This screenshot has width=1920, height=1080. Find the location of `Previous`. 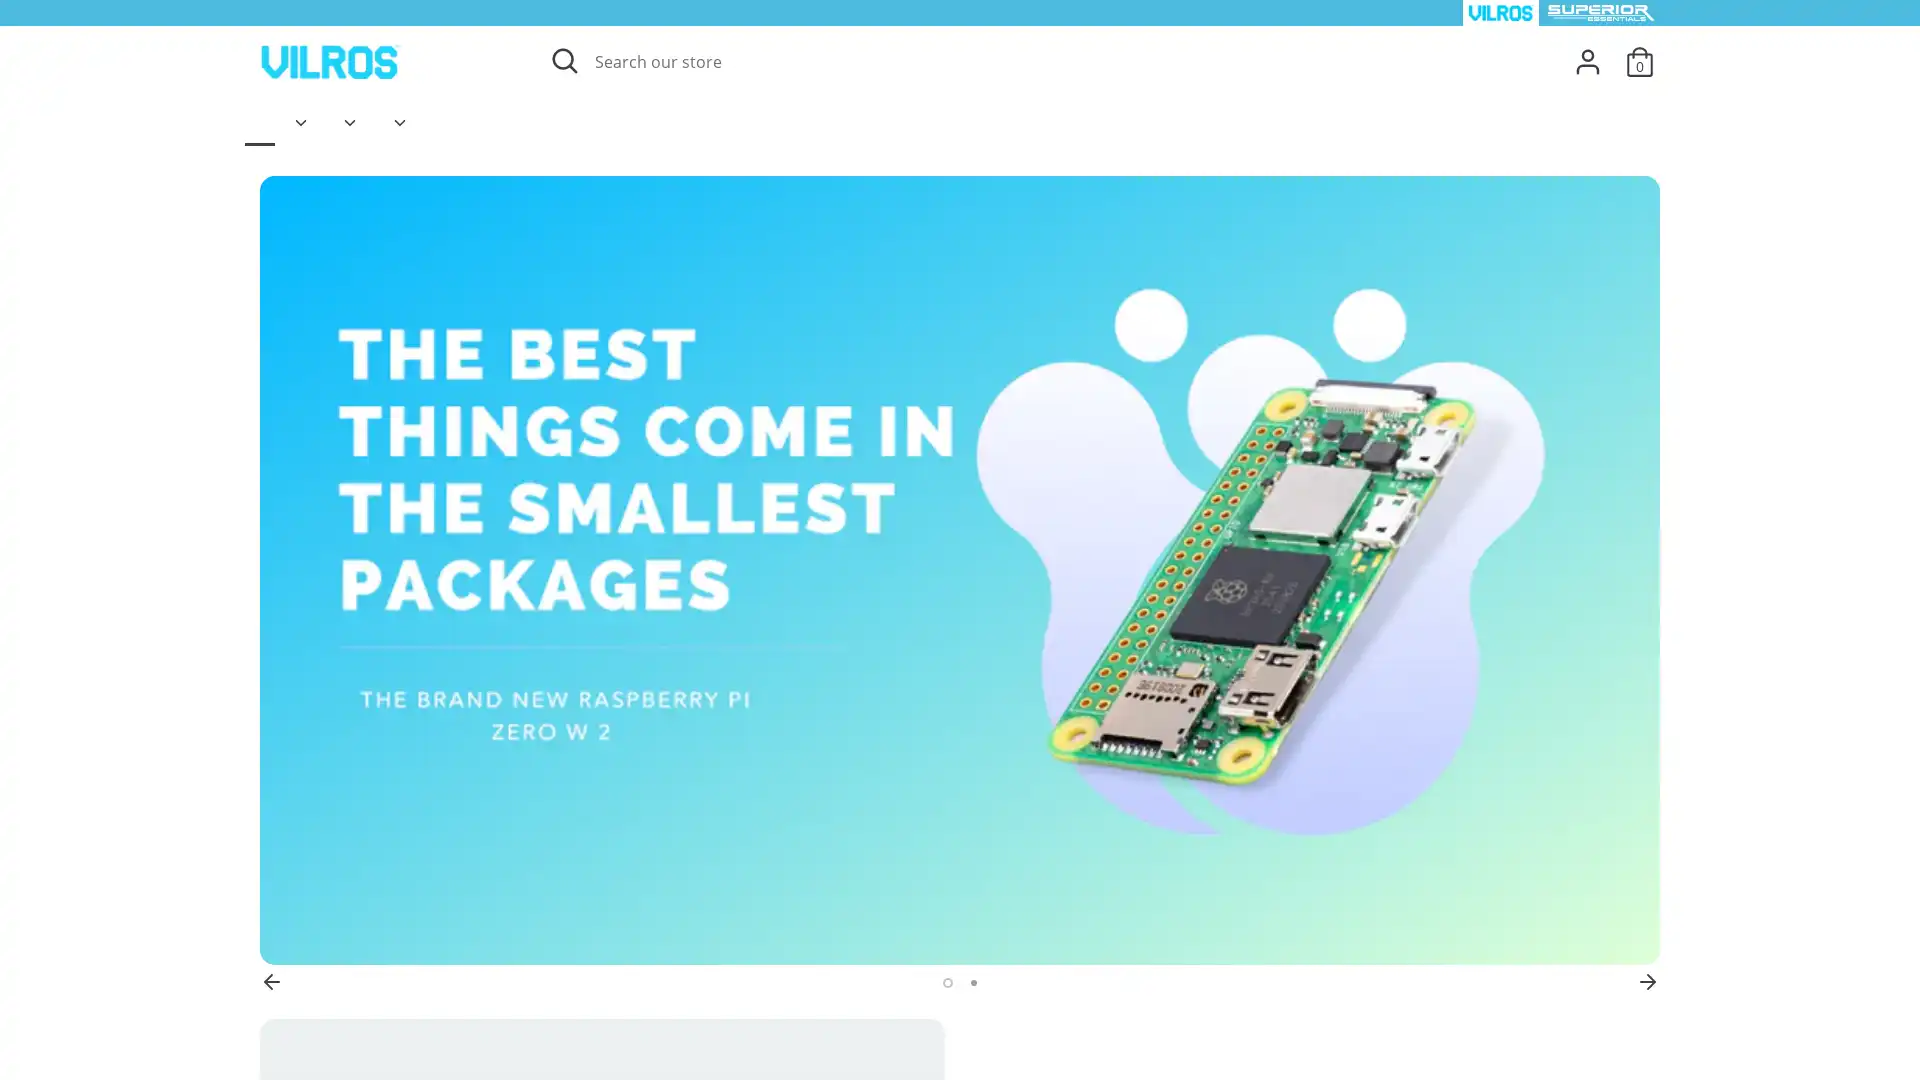

Previous is located at coordinates (271, 981).